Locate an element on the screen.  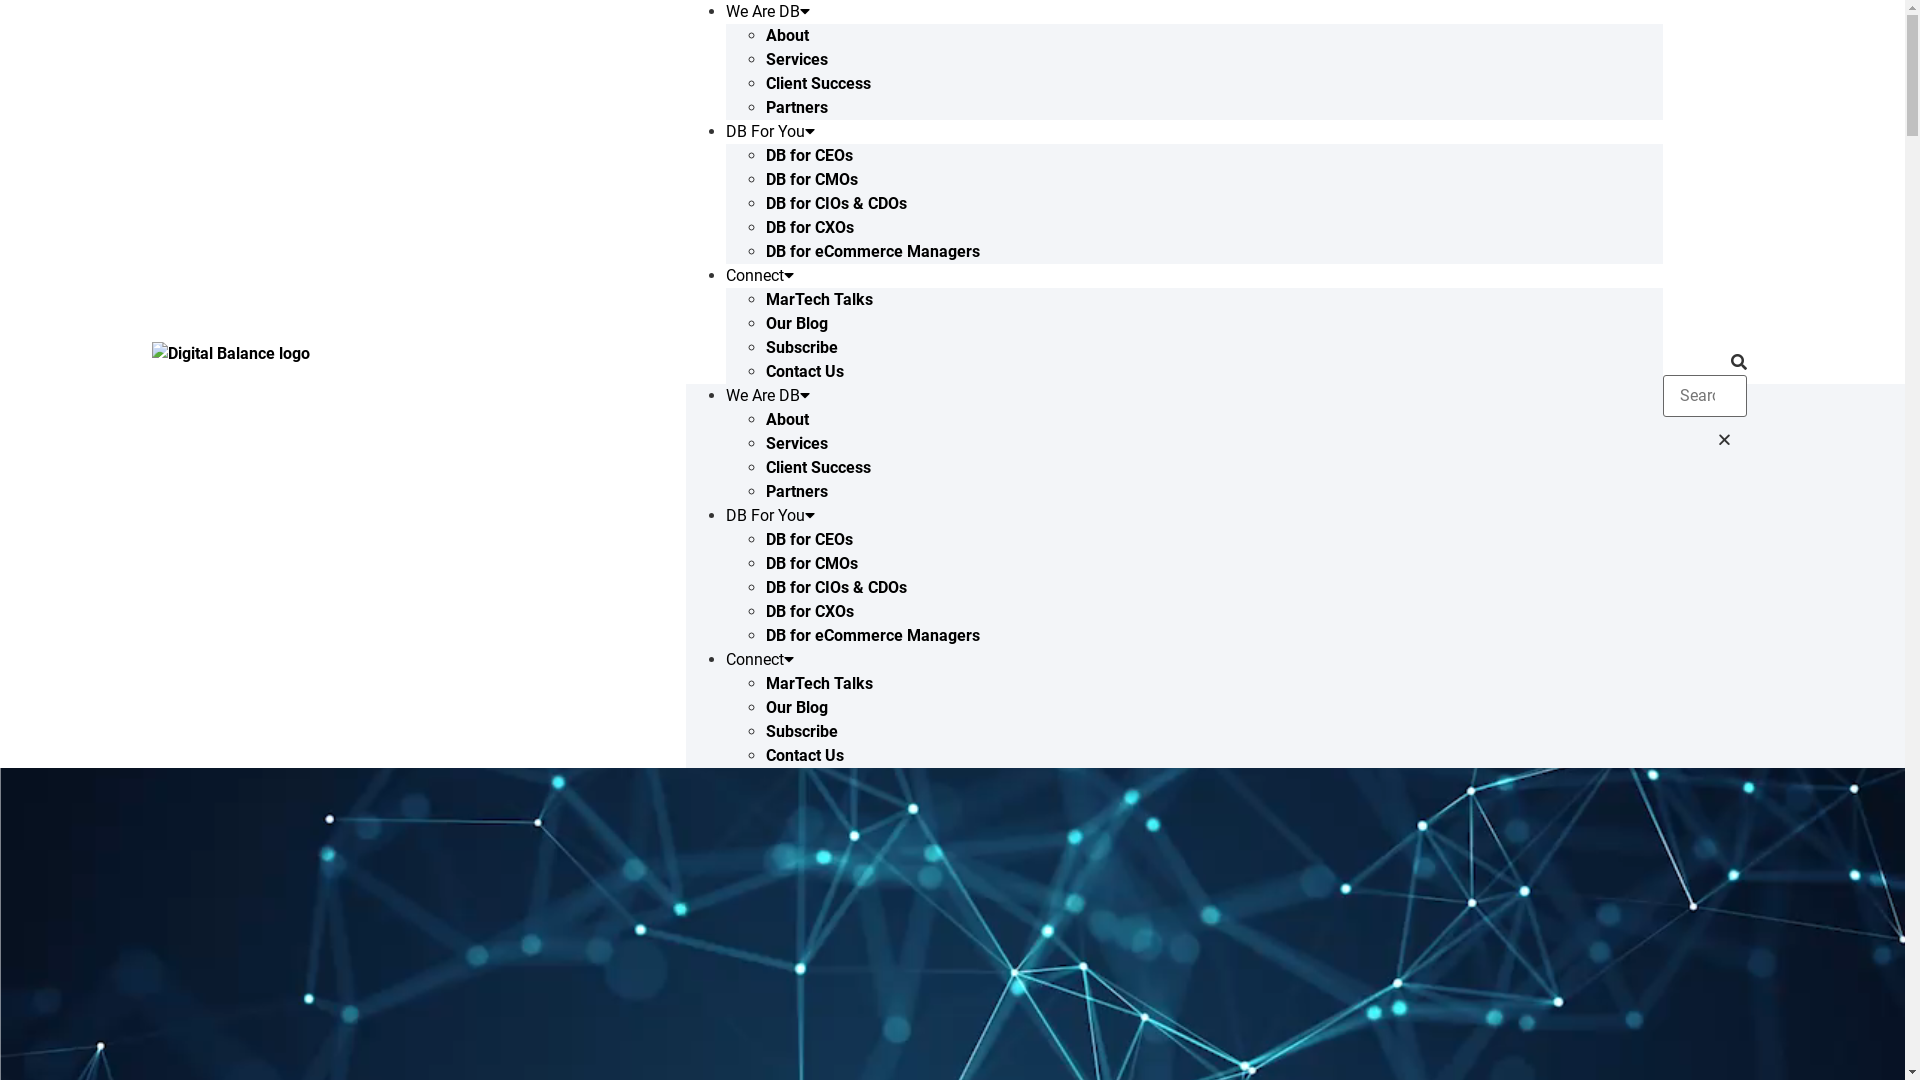
'DB for CXOs' is located at coordinates (810, 610).